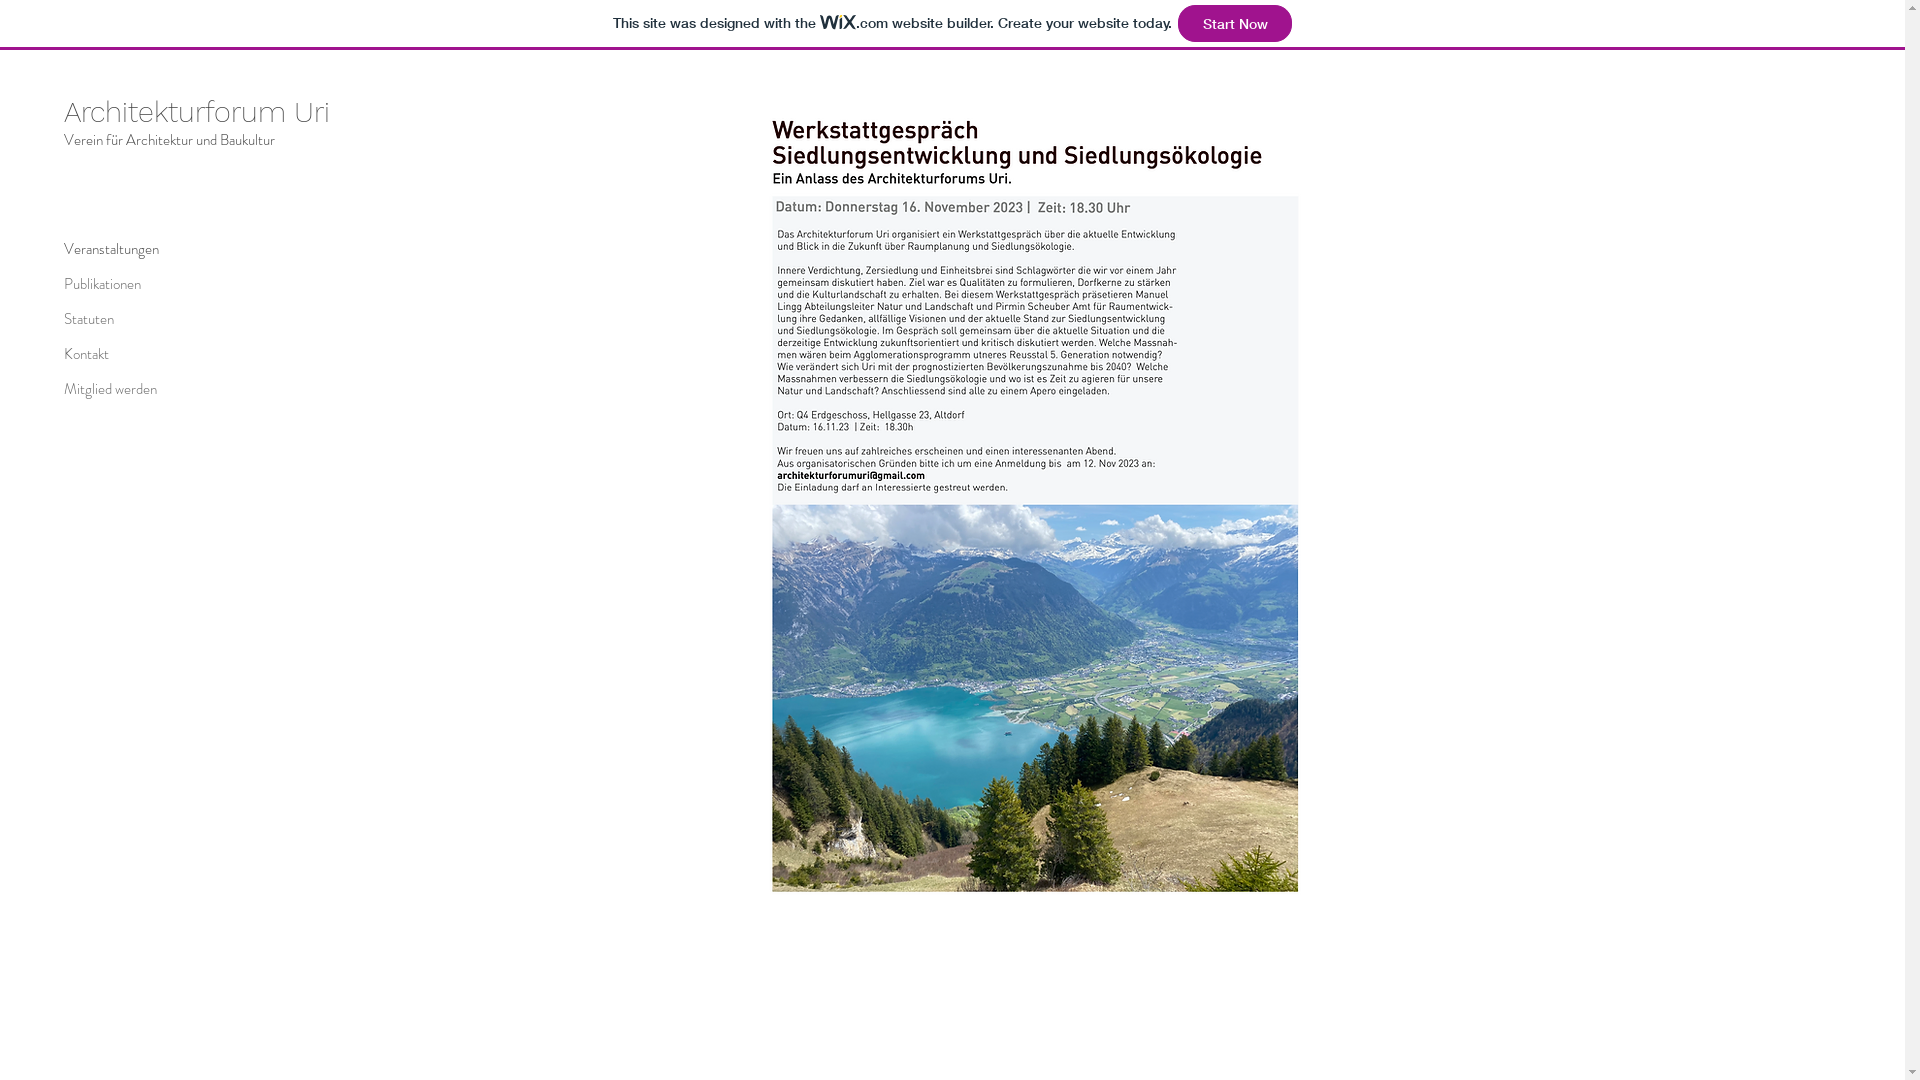 The height and width of the screenshot is (1080, 1920). Describe the element at coordinates (63, 318) in the screenshot. I see `'Statuten'` at that location.